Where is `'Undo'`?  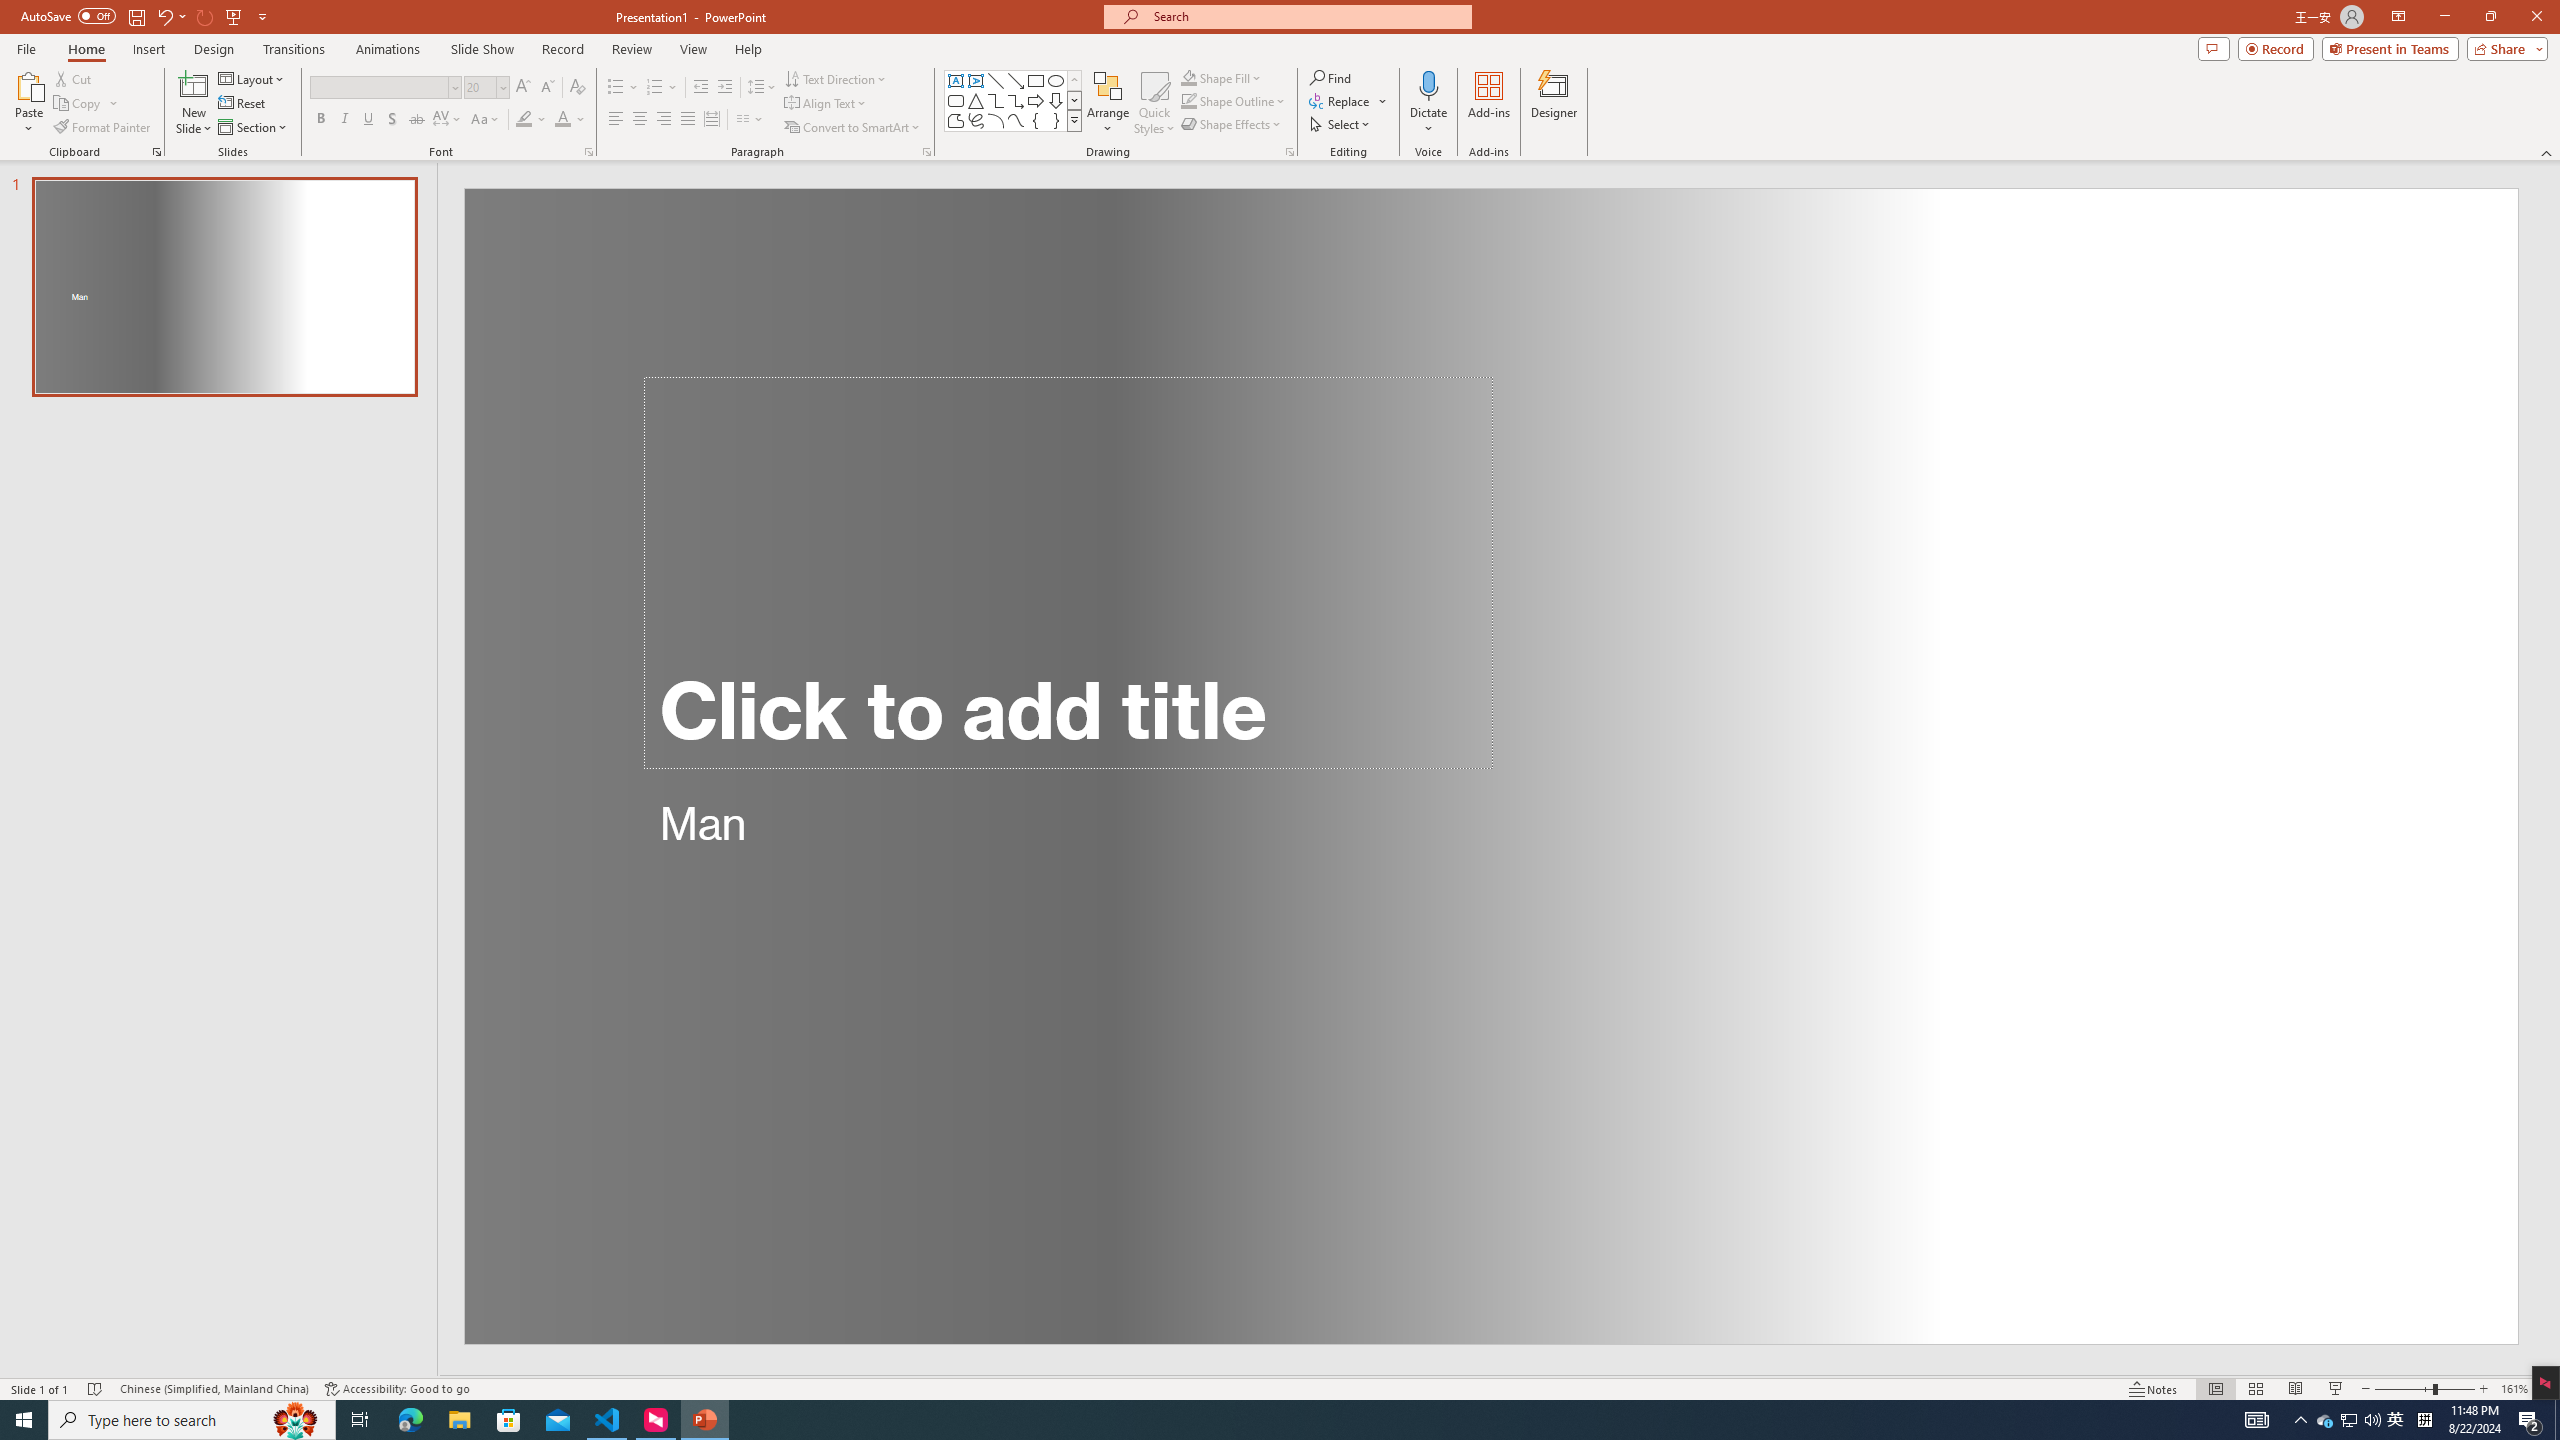
'Undo' is located at coordinates (163, 15).